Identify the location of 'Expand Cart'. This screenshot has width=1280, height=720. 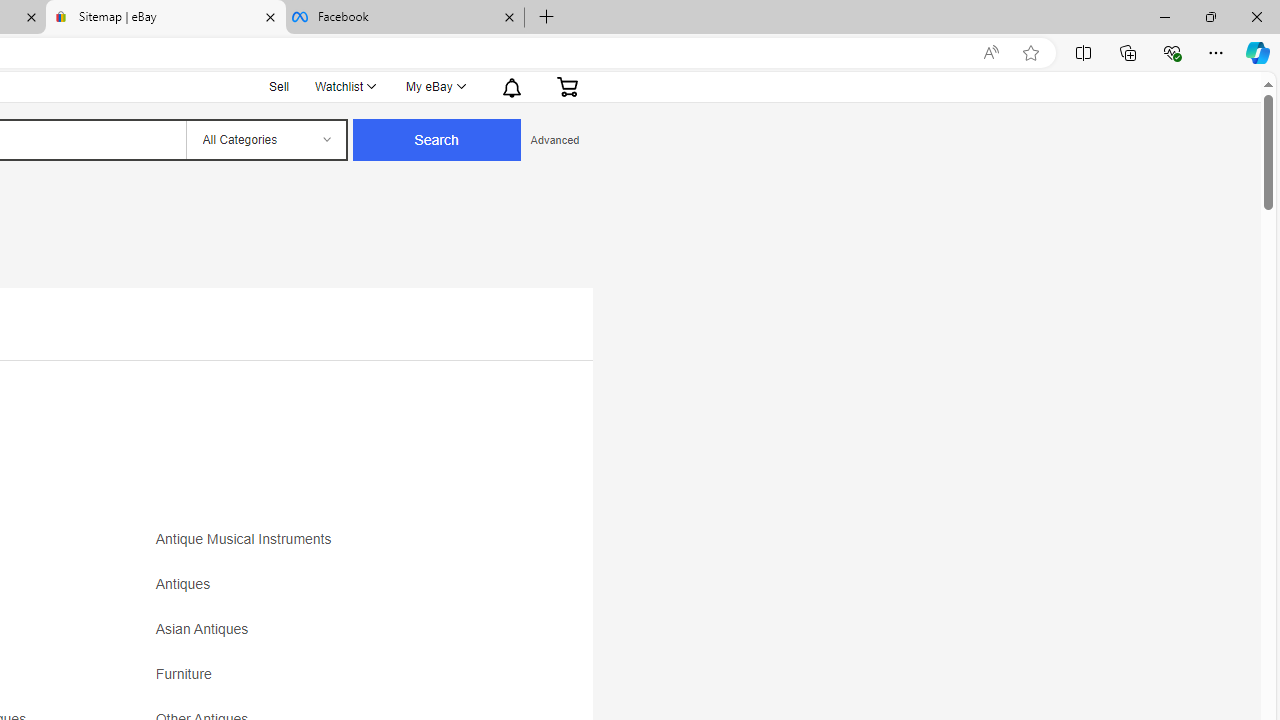
(566, 85).